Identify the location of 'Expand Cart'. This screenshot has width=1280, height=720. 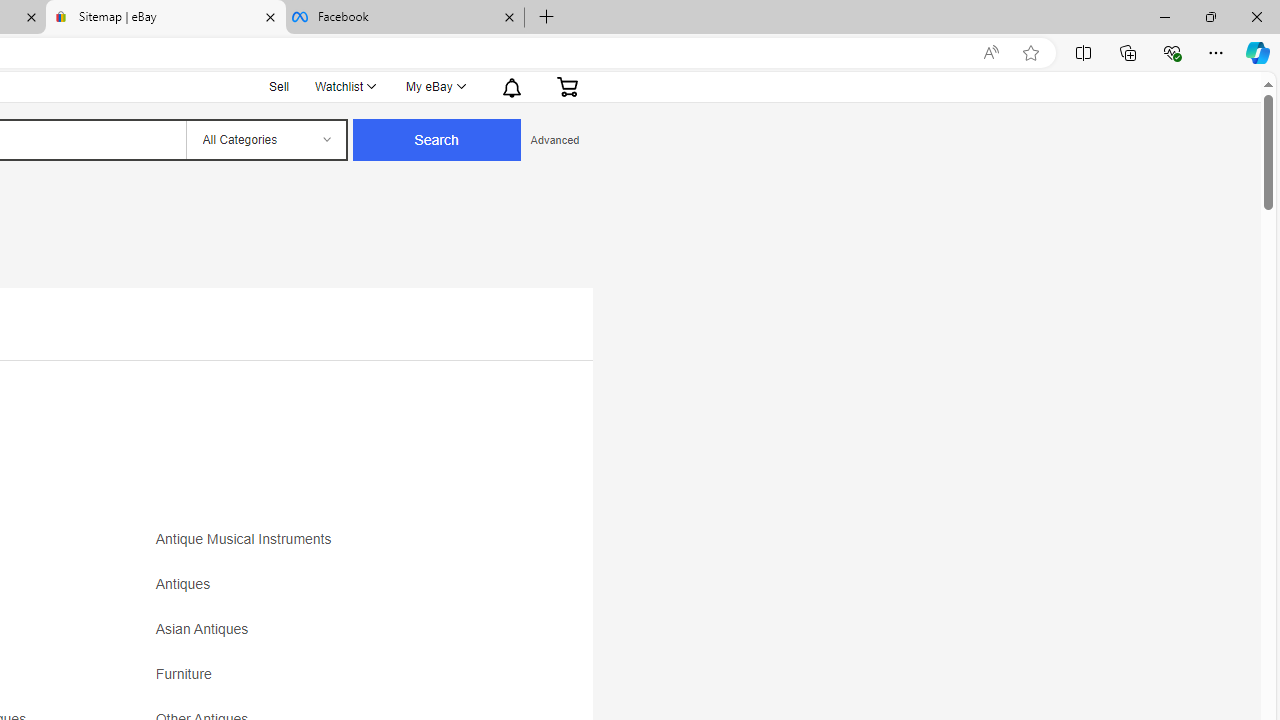
(566, 85).